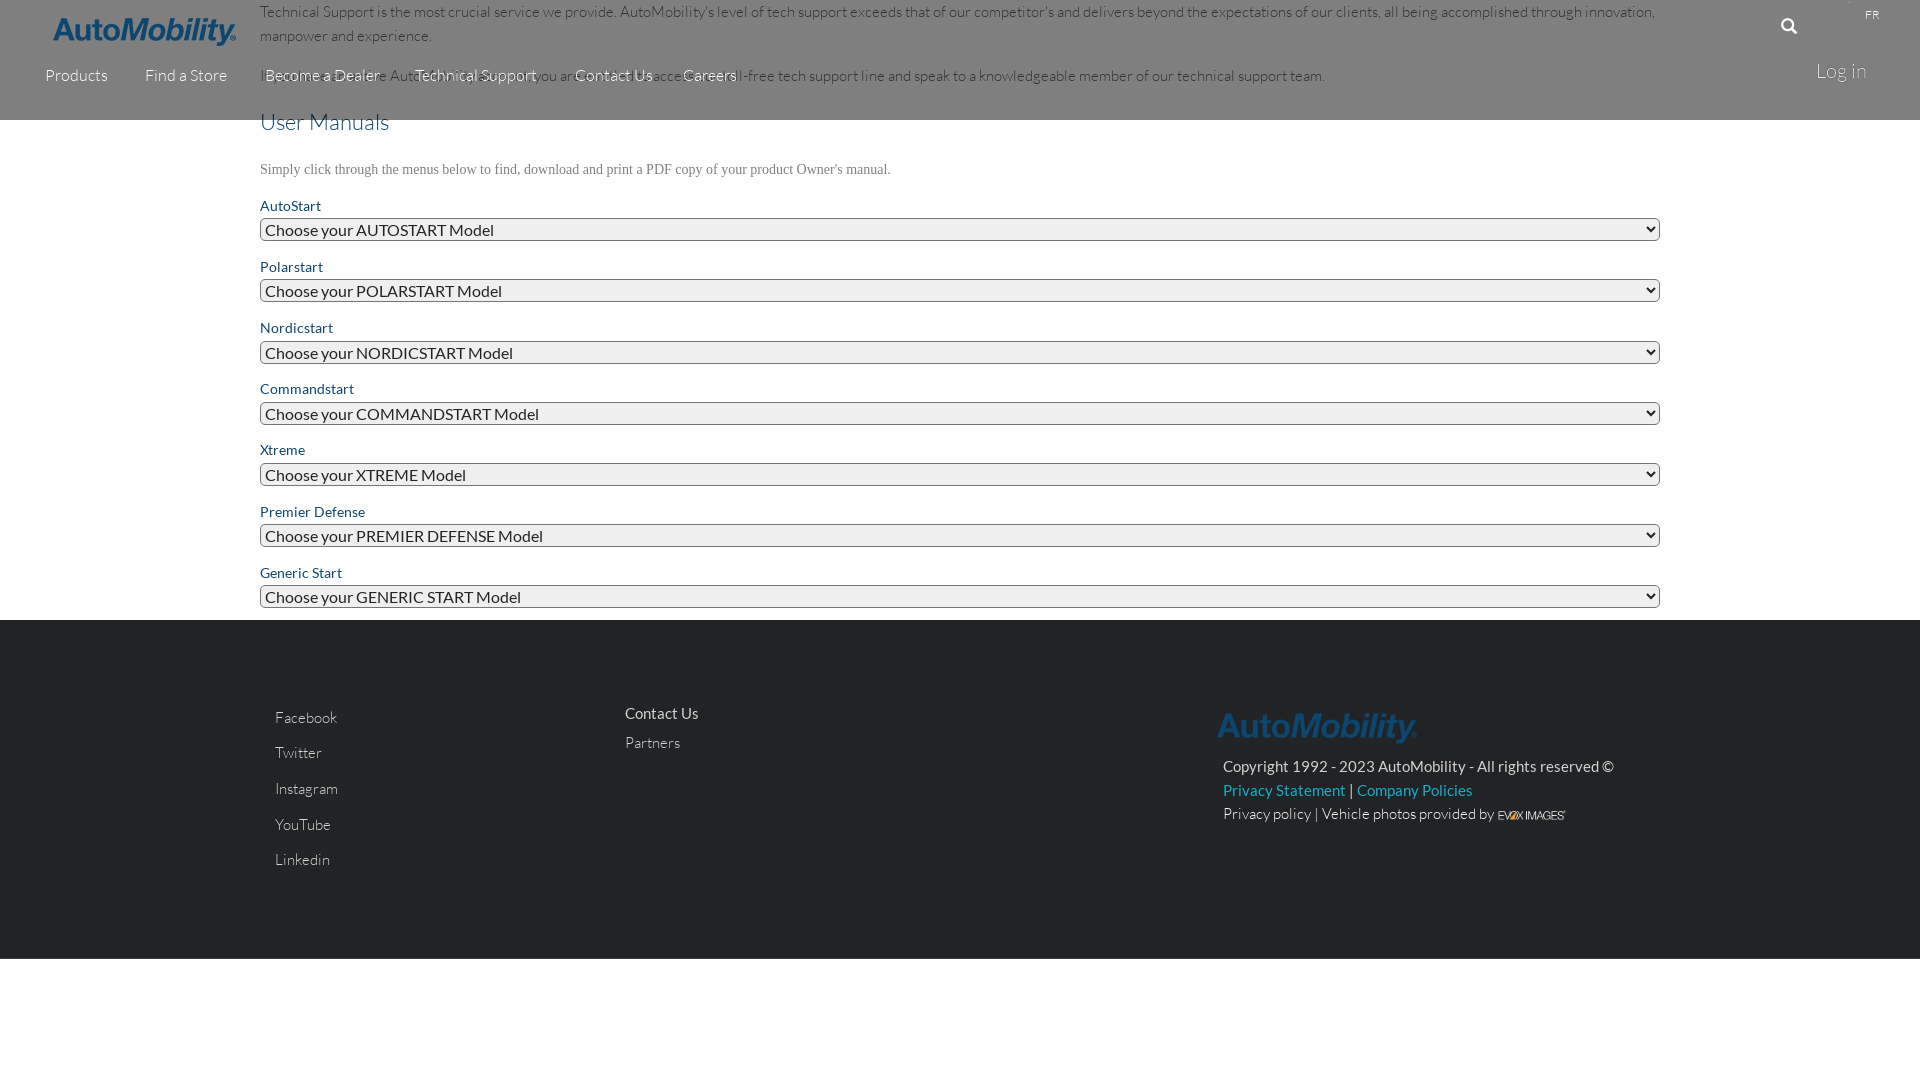 This screenshot has width=1920, height=1080. What do you see at coordinates (480, 73) in the screenshot?
I see `'Technical Support'` at bounding box center [480, 73].